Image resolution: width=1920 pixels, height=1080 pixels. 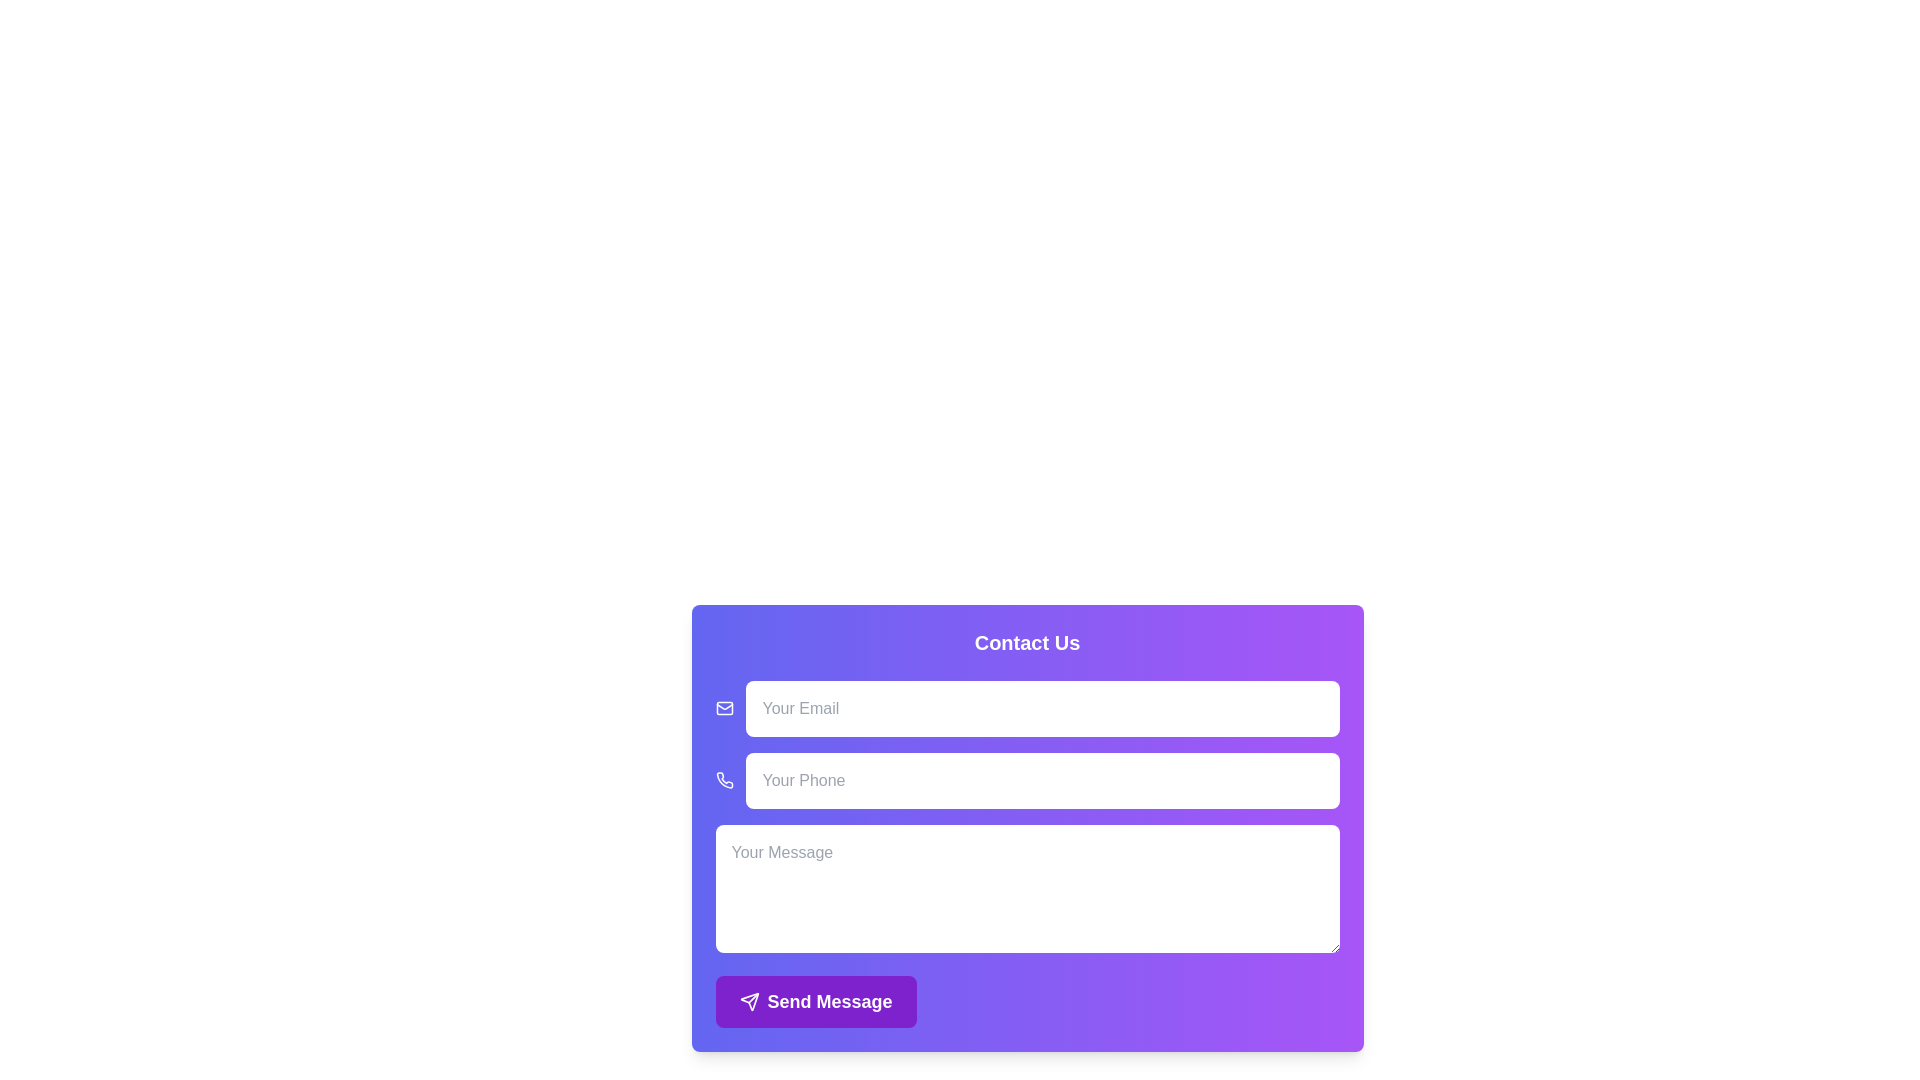 What do you see at coordinates (1027, 708) in the screenshot?
I see `the 'Your Email' input field to focus on it for user input` at bounding box center [1027, 708].